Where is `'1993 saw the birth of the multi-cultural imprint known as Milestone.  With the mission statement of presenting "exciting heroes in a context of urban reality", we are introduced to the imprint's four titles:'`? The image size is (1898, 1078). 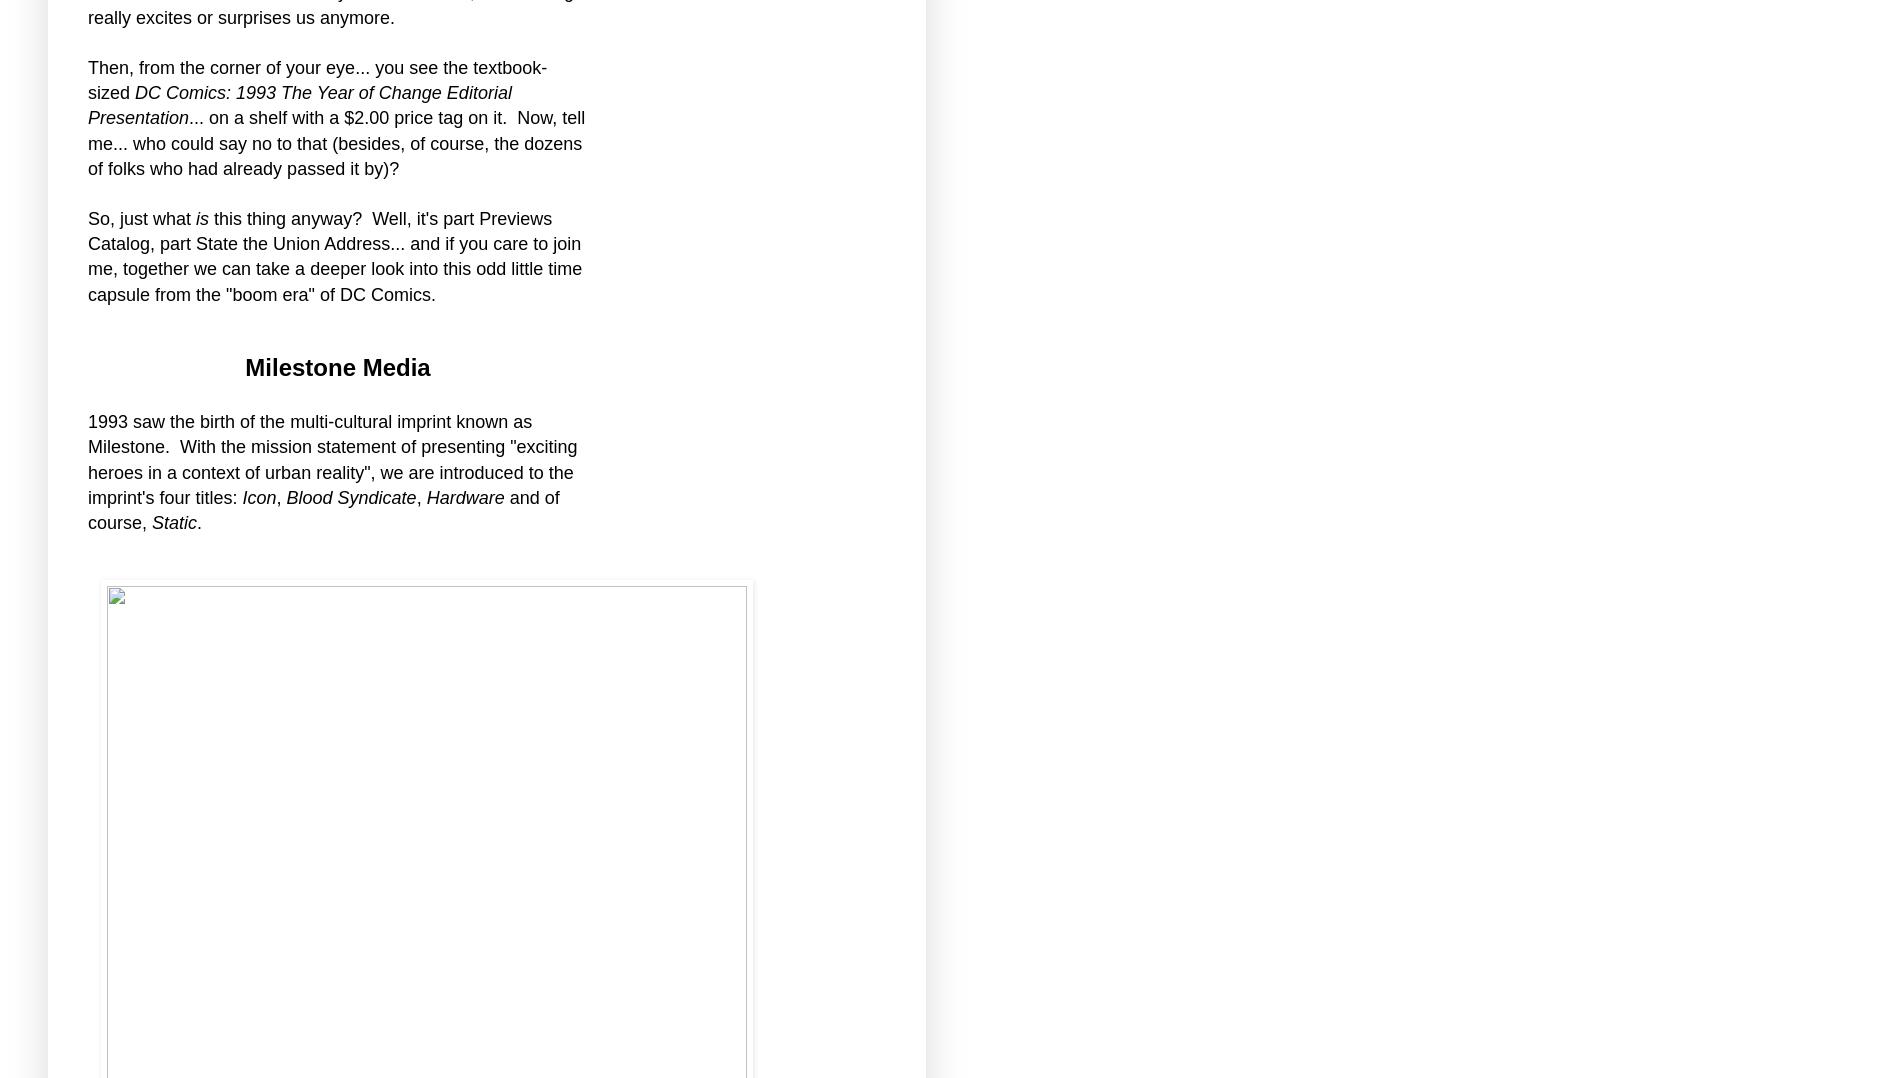
'1993 saw the birth of the multi-cultural imprint known as Milestone.  With the mission statement of presenting "exciting heroes in a context of urban reality", we are introduced to the imprint's four titles:' is located at coordinates (332, 459).